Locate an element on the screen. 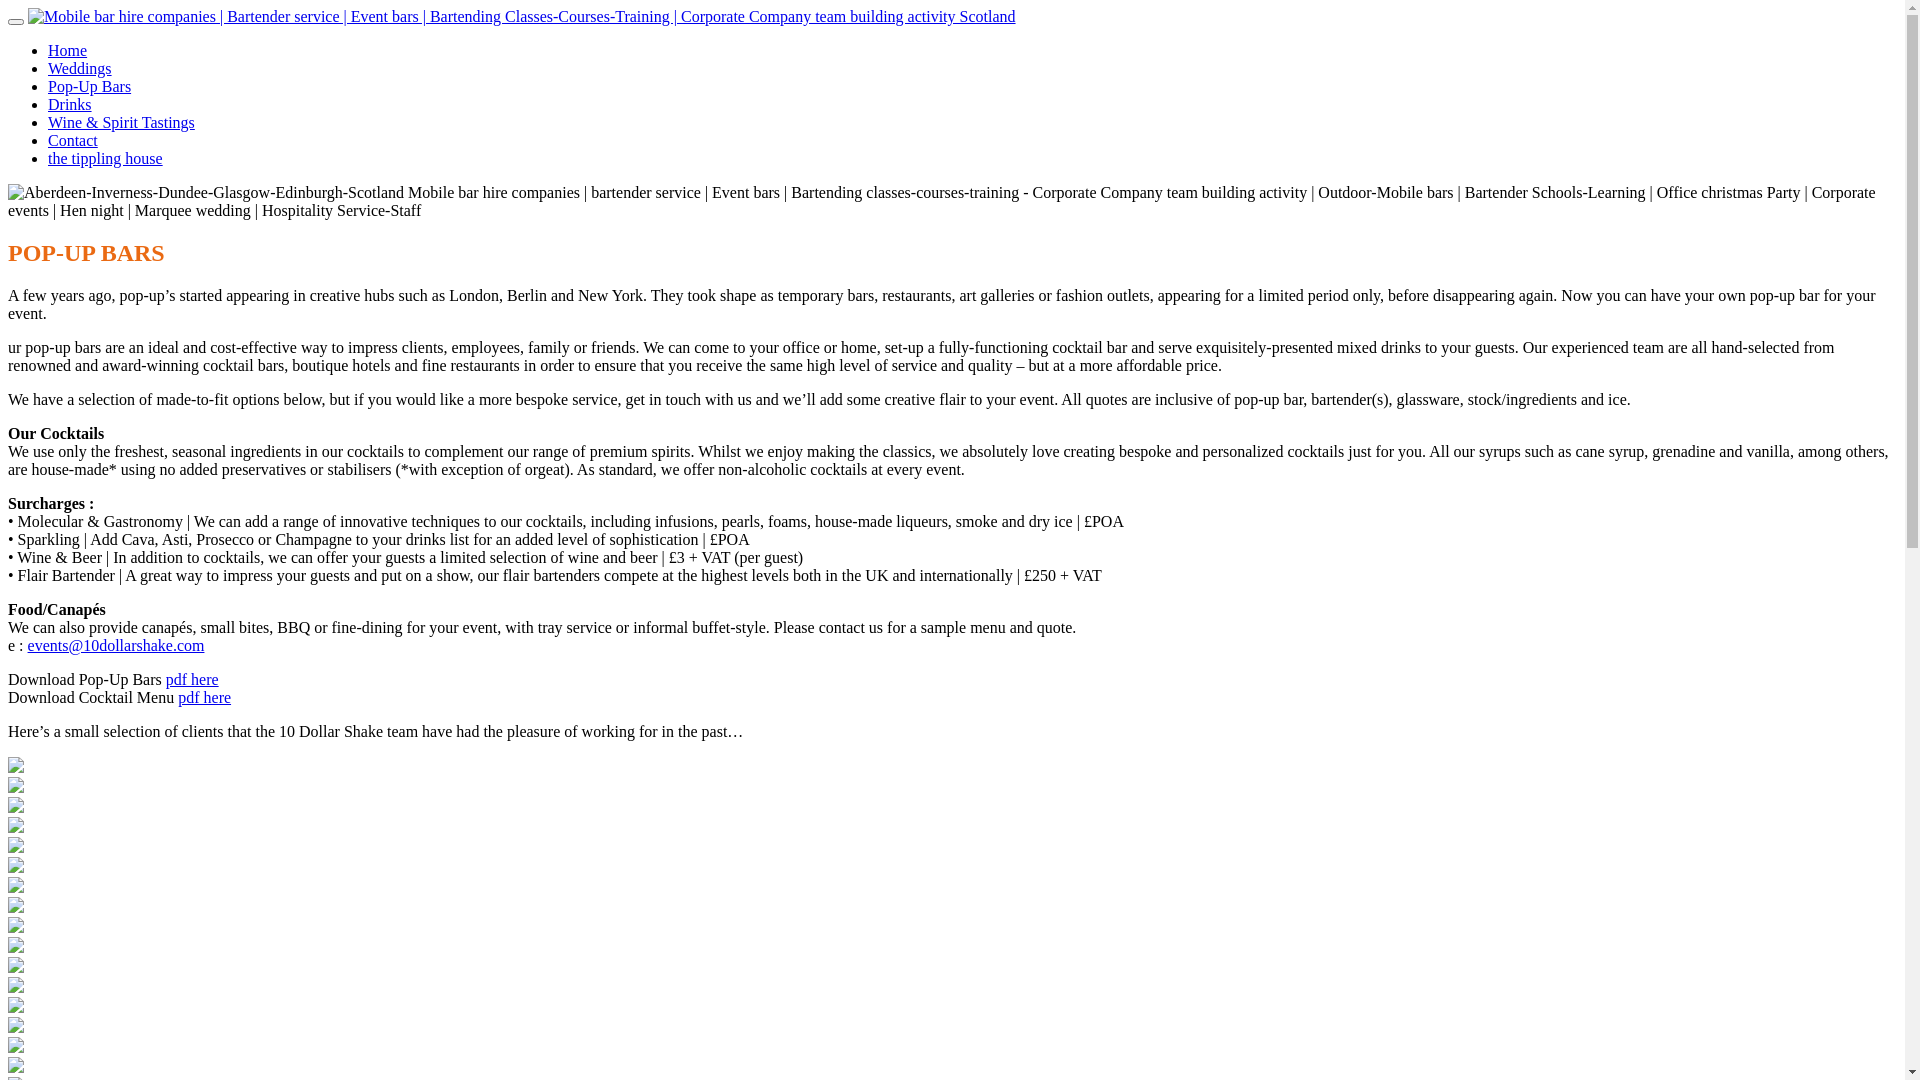  'Home' is located at coordinates (67, 49).